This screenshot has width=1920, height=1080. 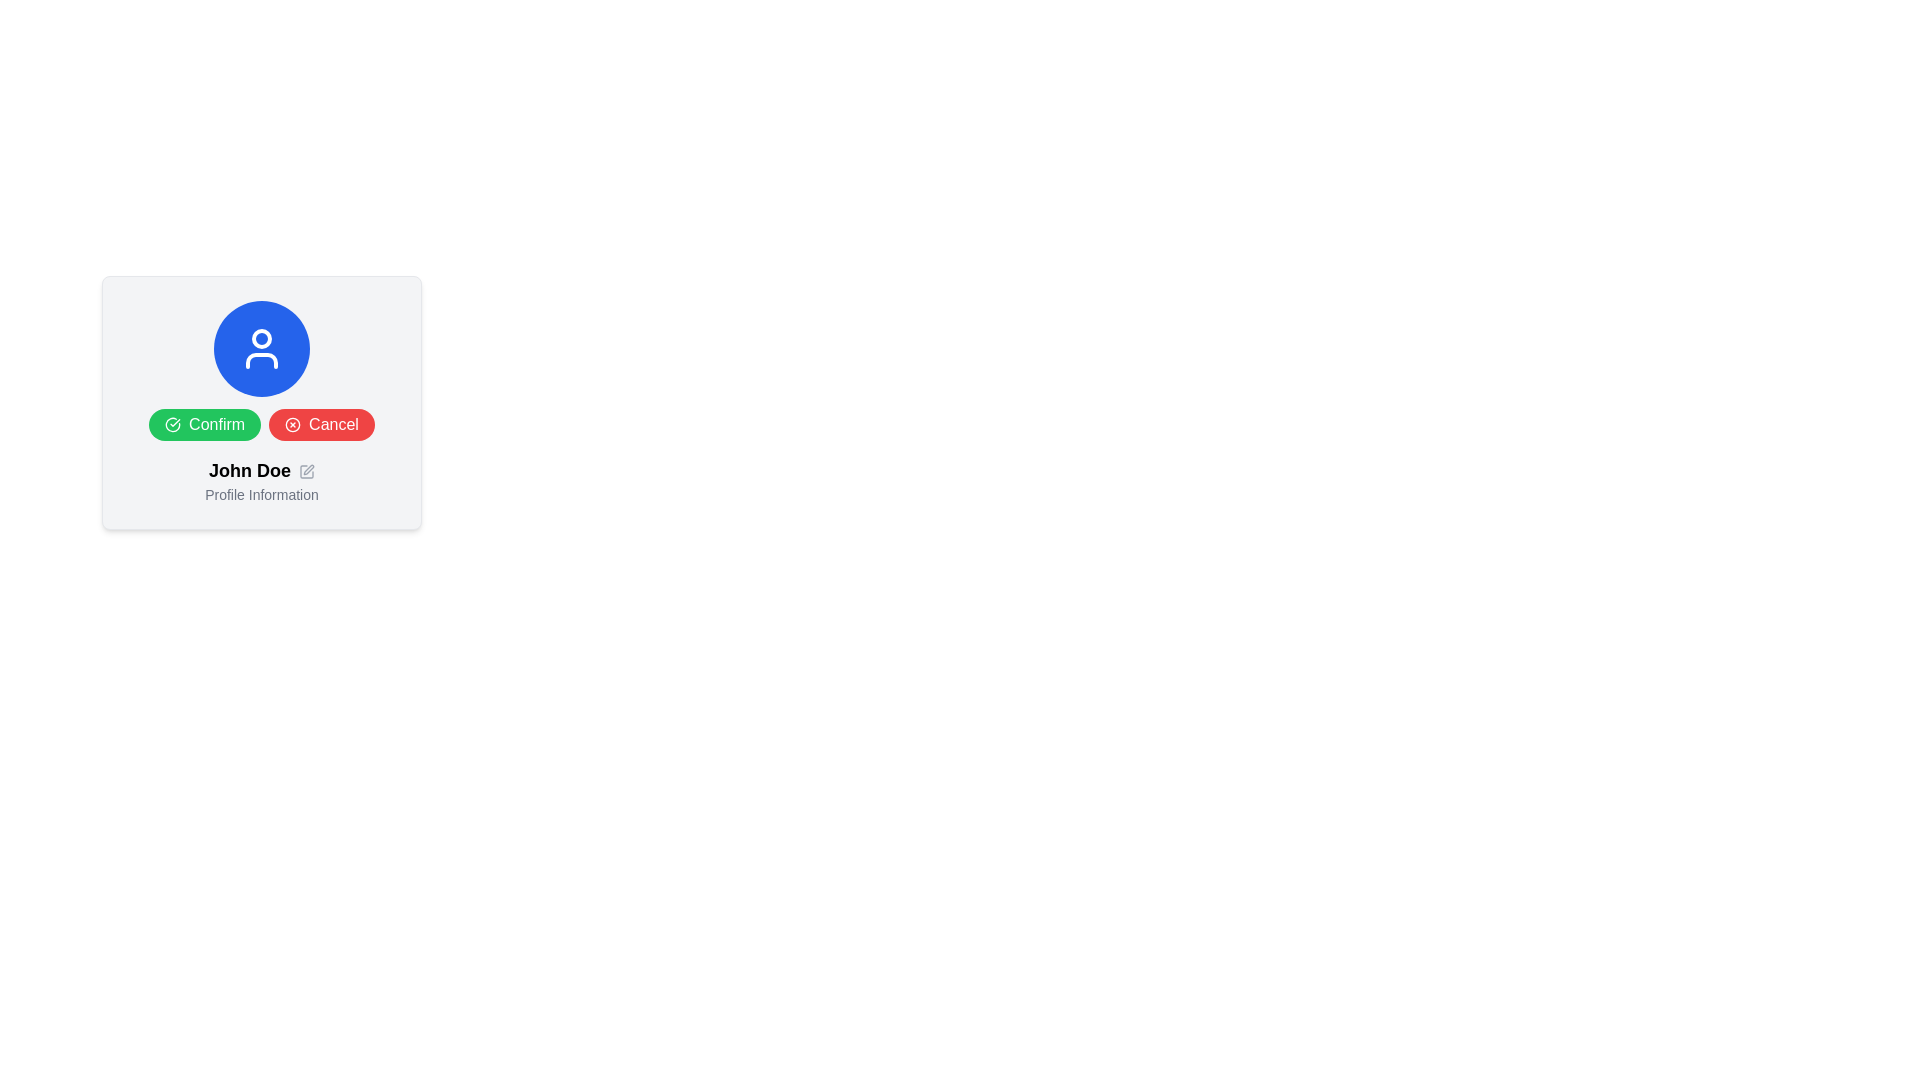 I want to click on the curved line within the blue circular icon that represents a user's profile picture, located at the bottom portion of the icon, so click(x=261, y=361).